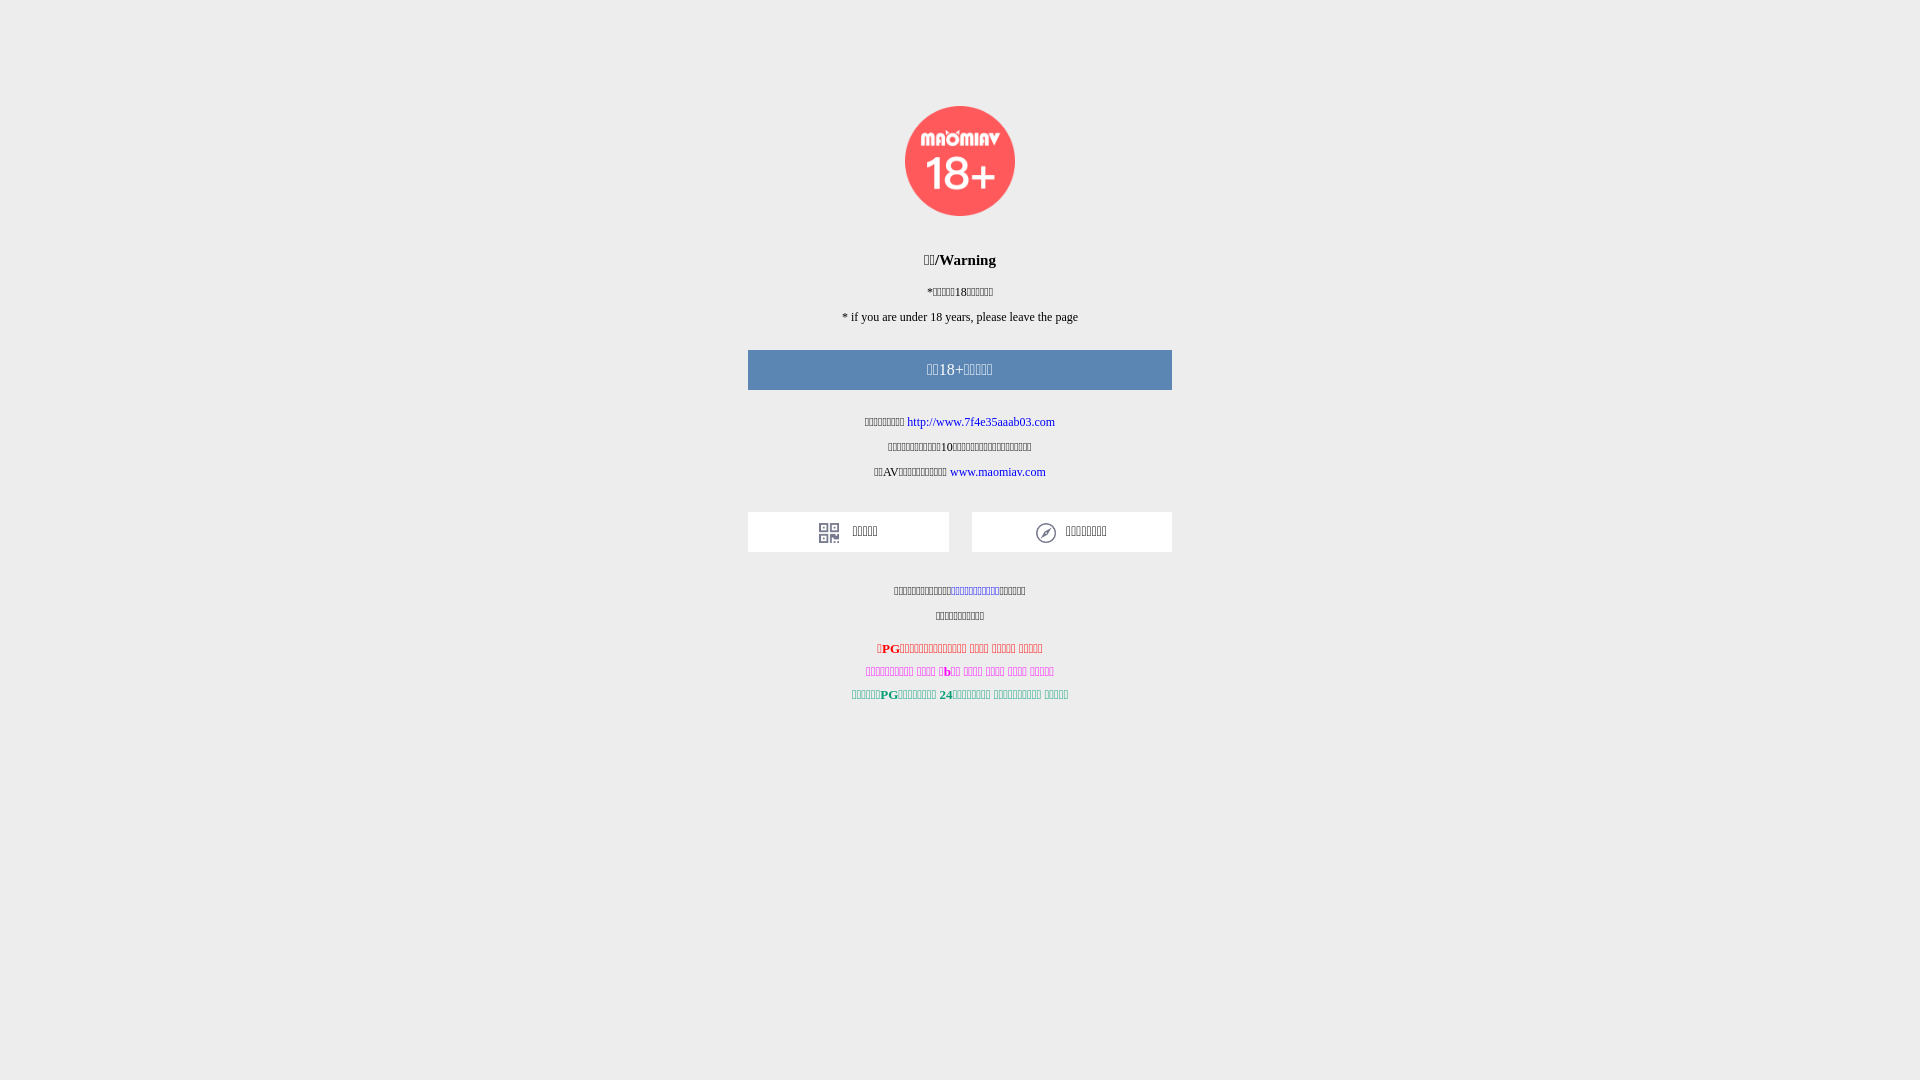  Describe the element at coordinates (998, 471) in the screenshot. I see `'www.maomiav.com'` at that location.